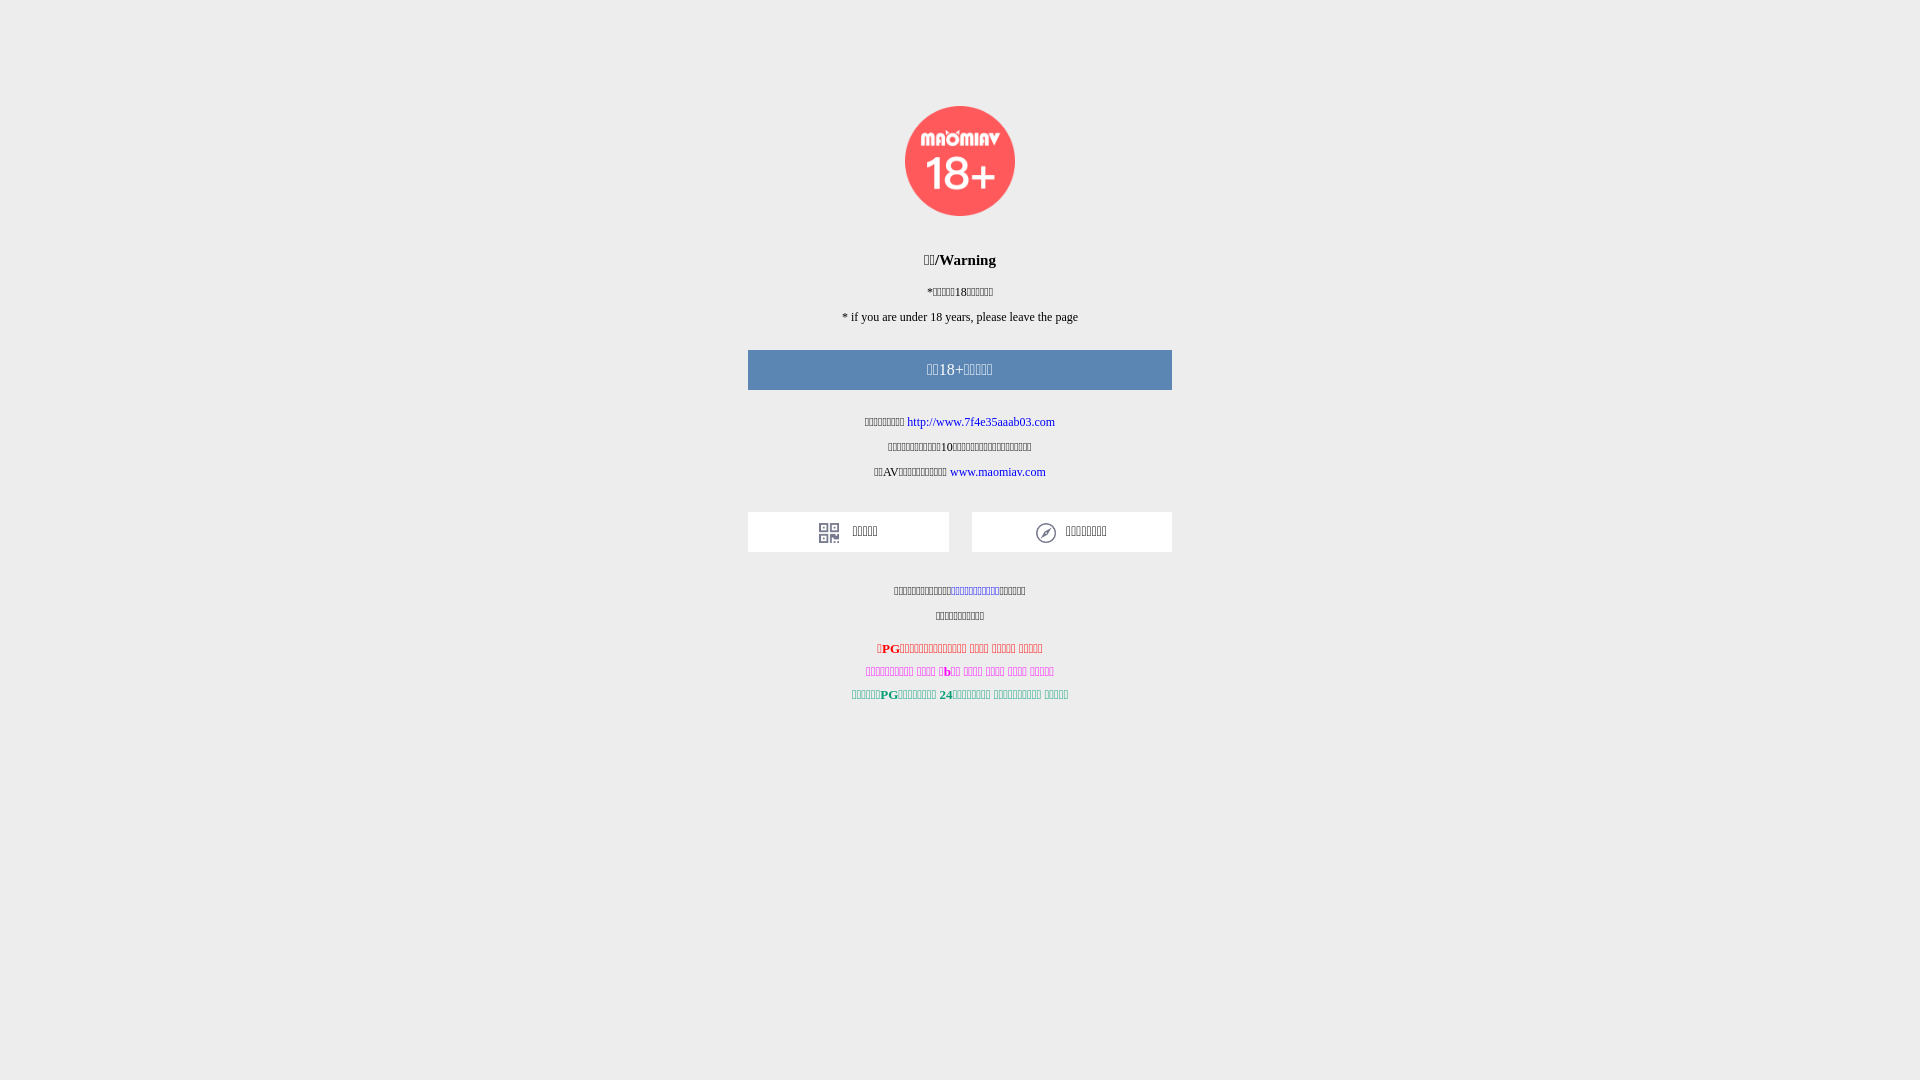  Describe the element at coordinates (998, 471) in the screenshot. I see `'www.maomiav.com'` at that location.